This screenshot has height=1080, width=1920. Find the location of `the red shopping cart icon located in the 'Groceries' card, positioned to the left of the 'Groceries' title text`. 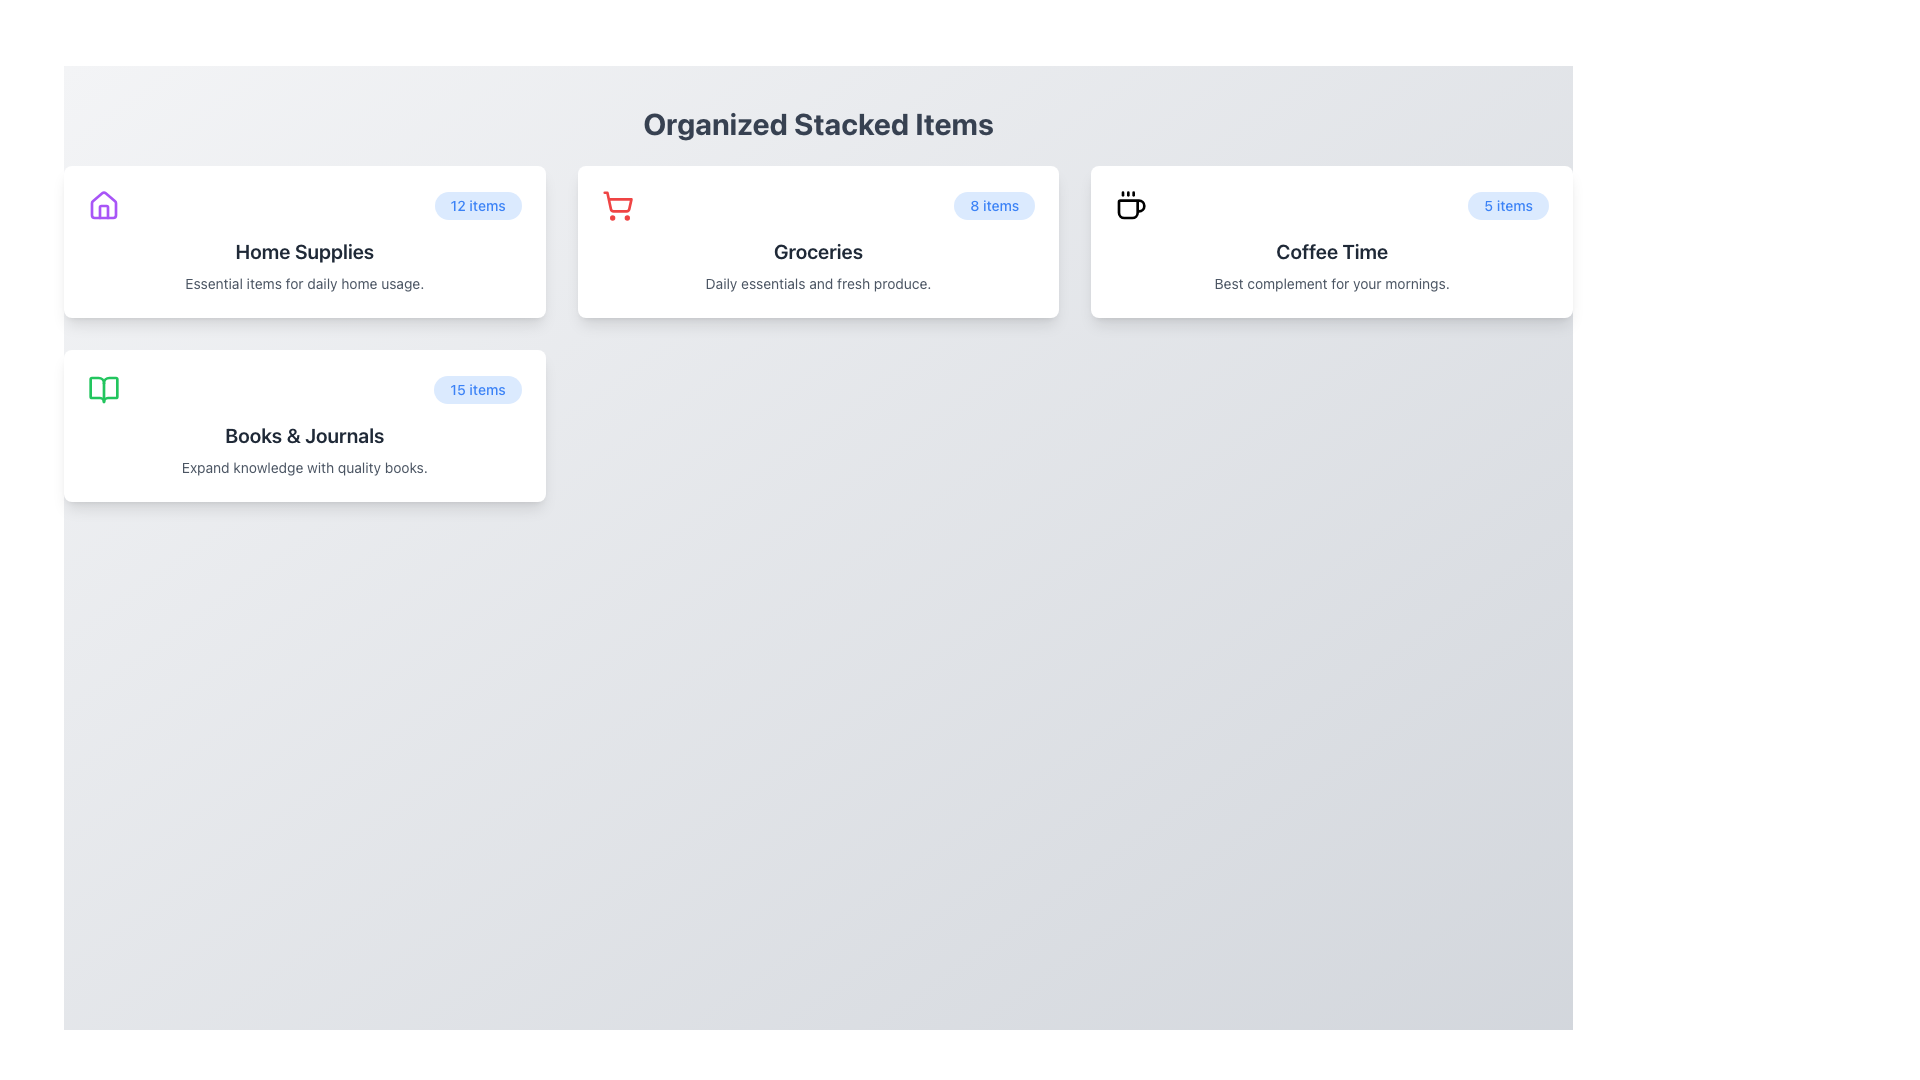

the red shopping cart icon located in the 'Groceries' card, positioned to the left of the 'Groceries' title text is located at coordinates (616, 205).